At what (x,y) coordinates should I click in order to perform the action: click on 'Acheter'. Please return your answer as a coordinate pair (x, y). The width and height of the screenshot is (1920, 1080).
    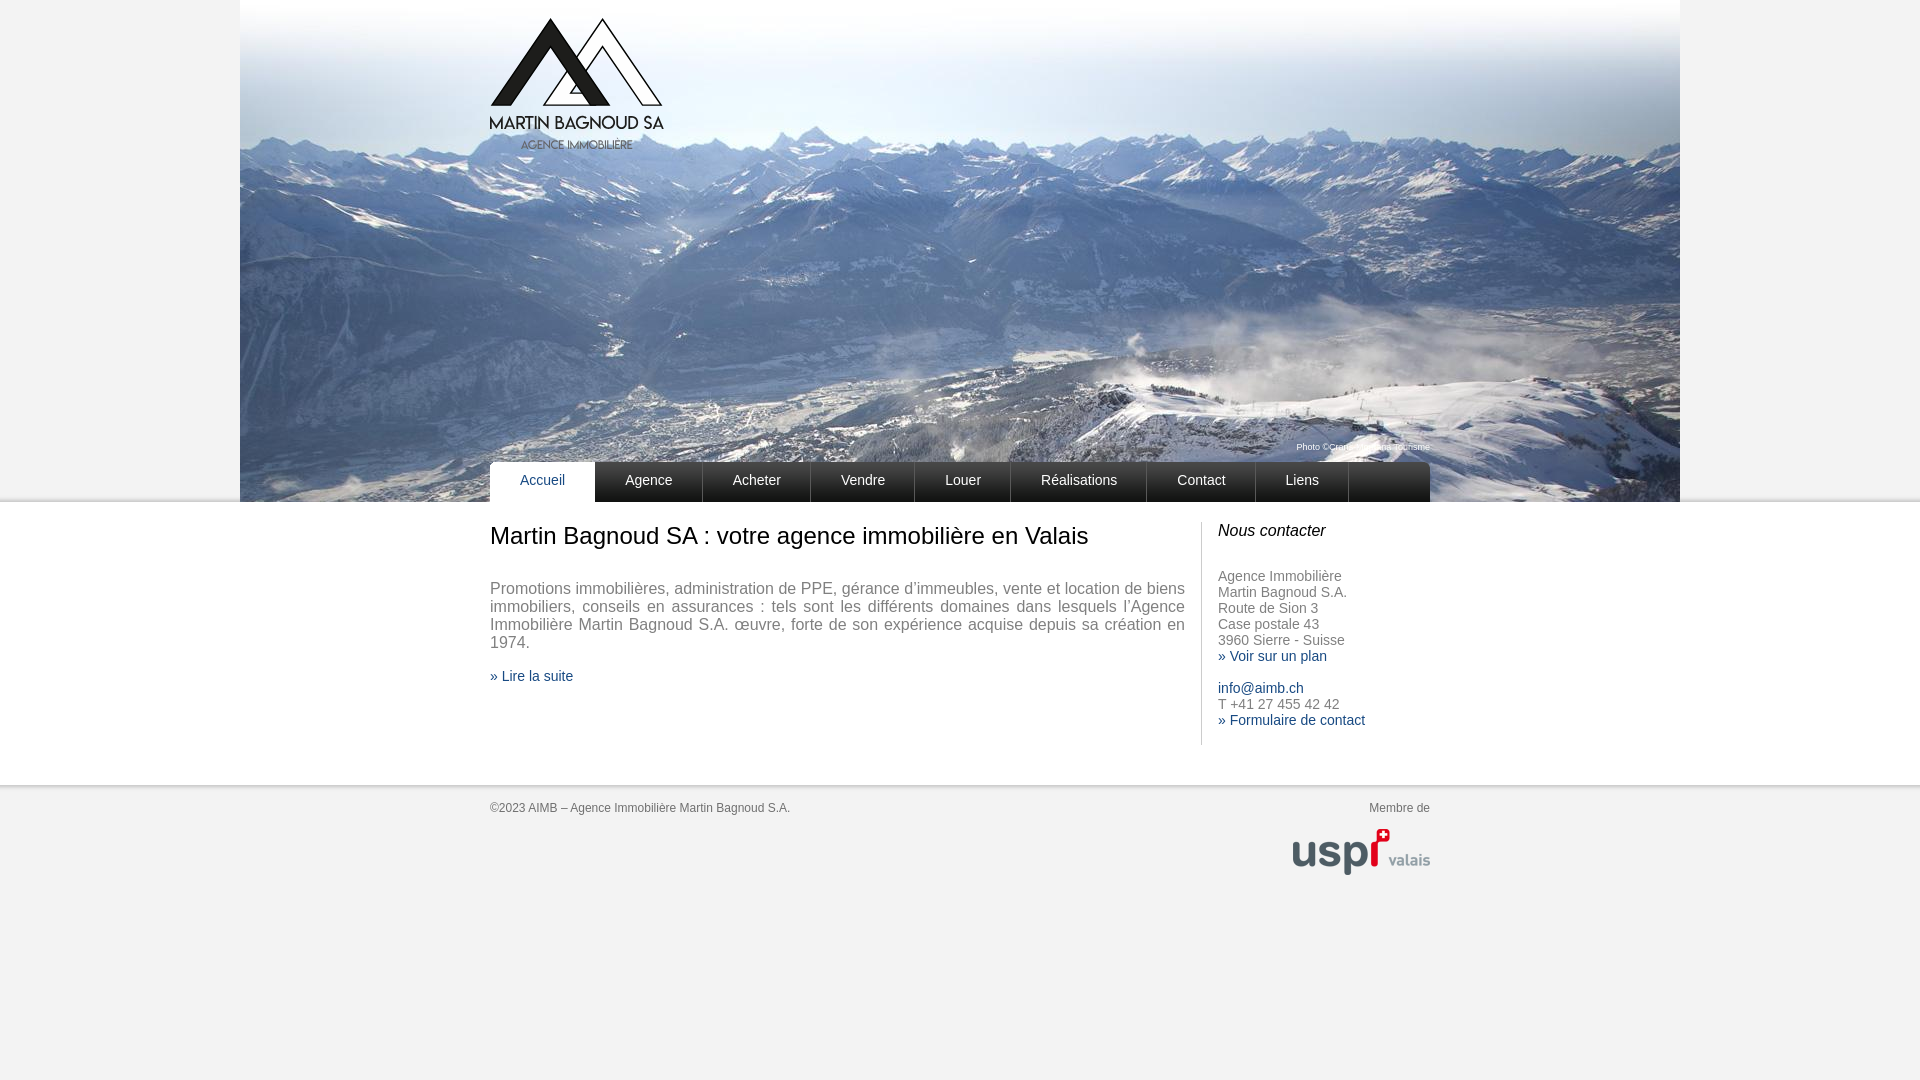
    Looking at the image, I should click on (756, 482).